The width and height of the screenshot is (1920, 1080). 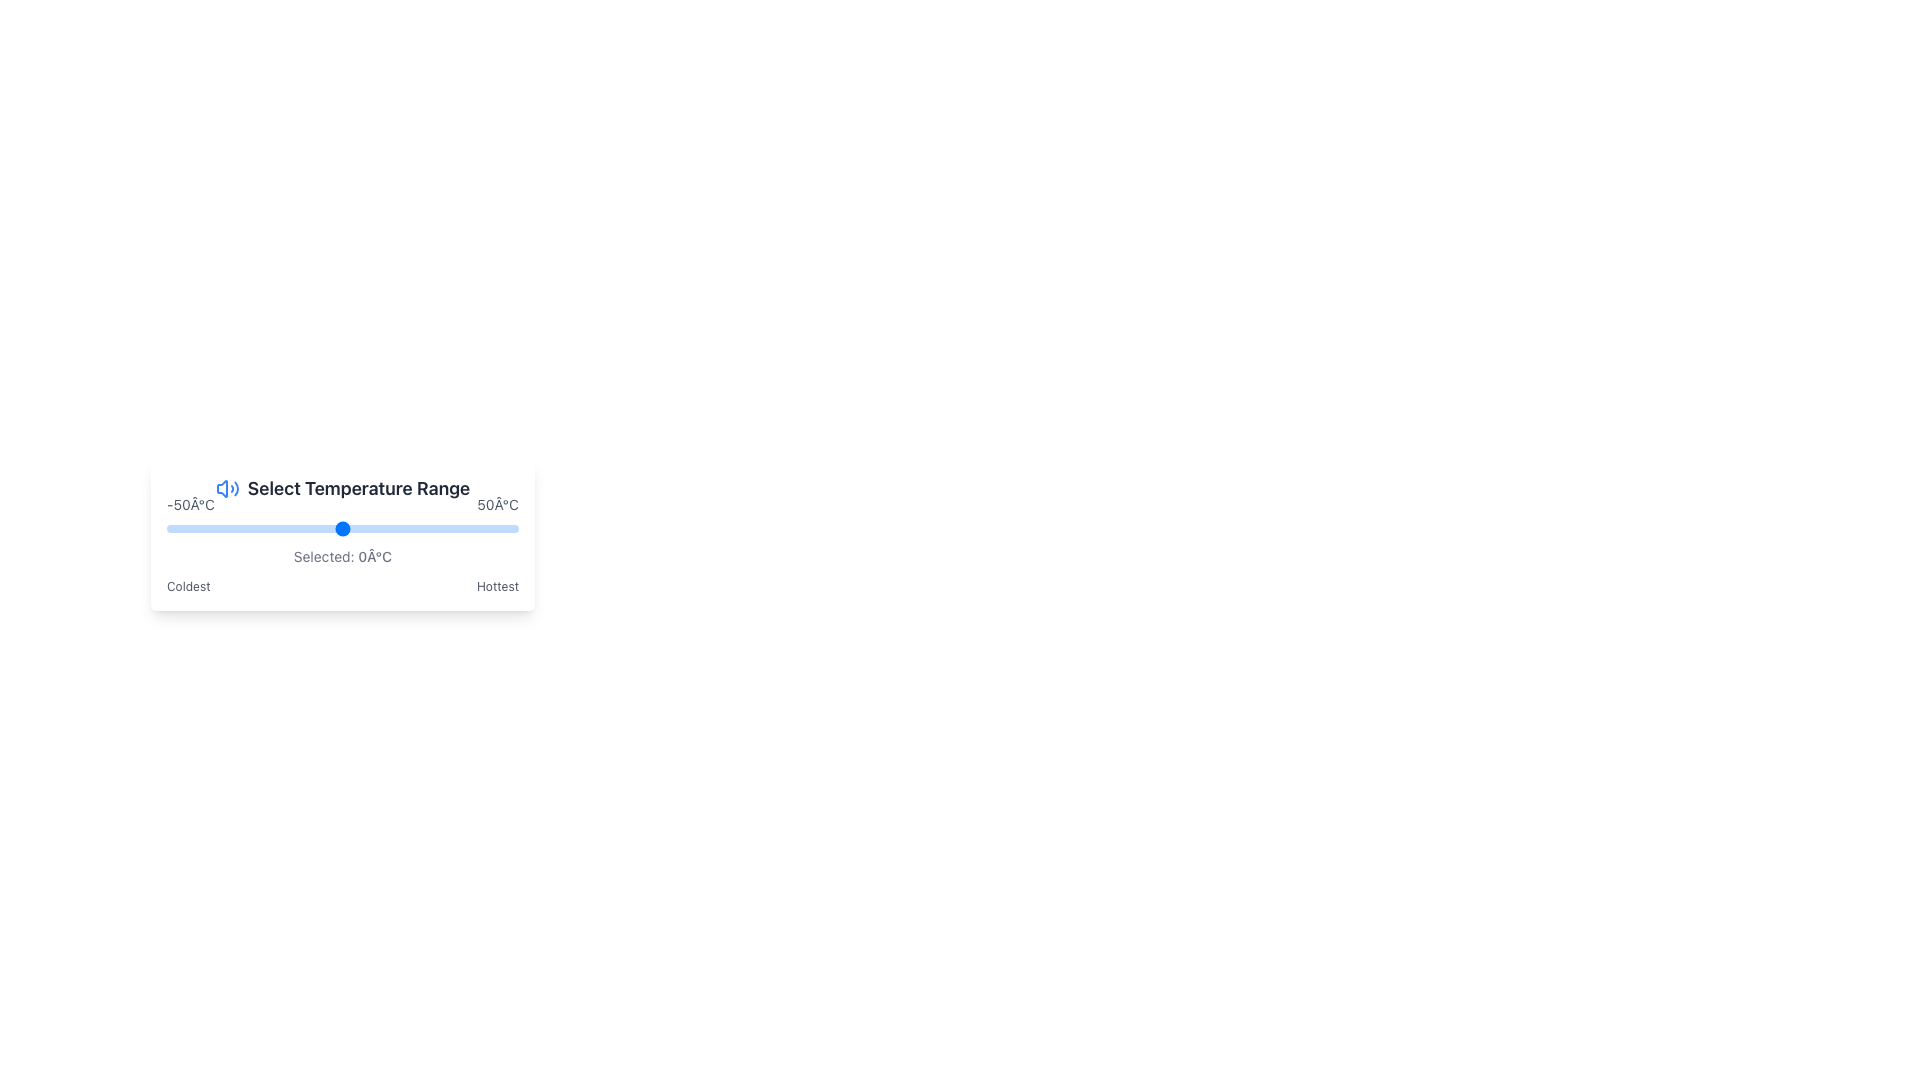 What do you see at coordinates (328, 527) in the screenshot?
I see `the temperature slider` at bounding box center [328, 527].